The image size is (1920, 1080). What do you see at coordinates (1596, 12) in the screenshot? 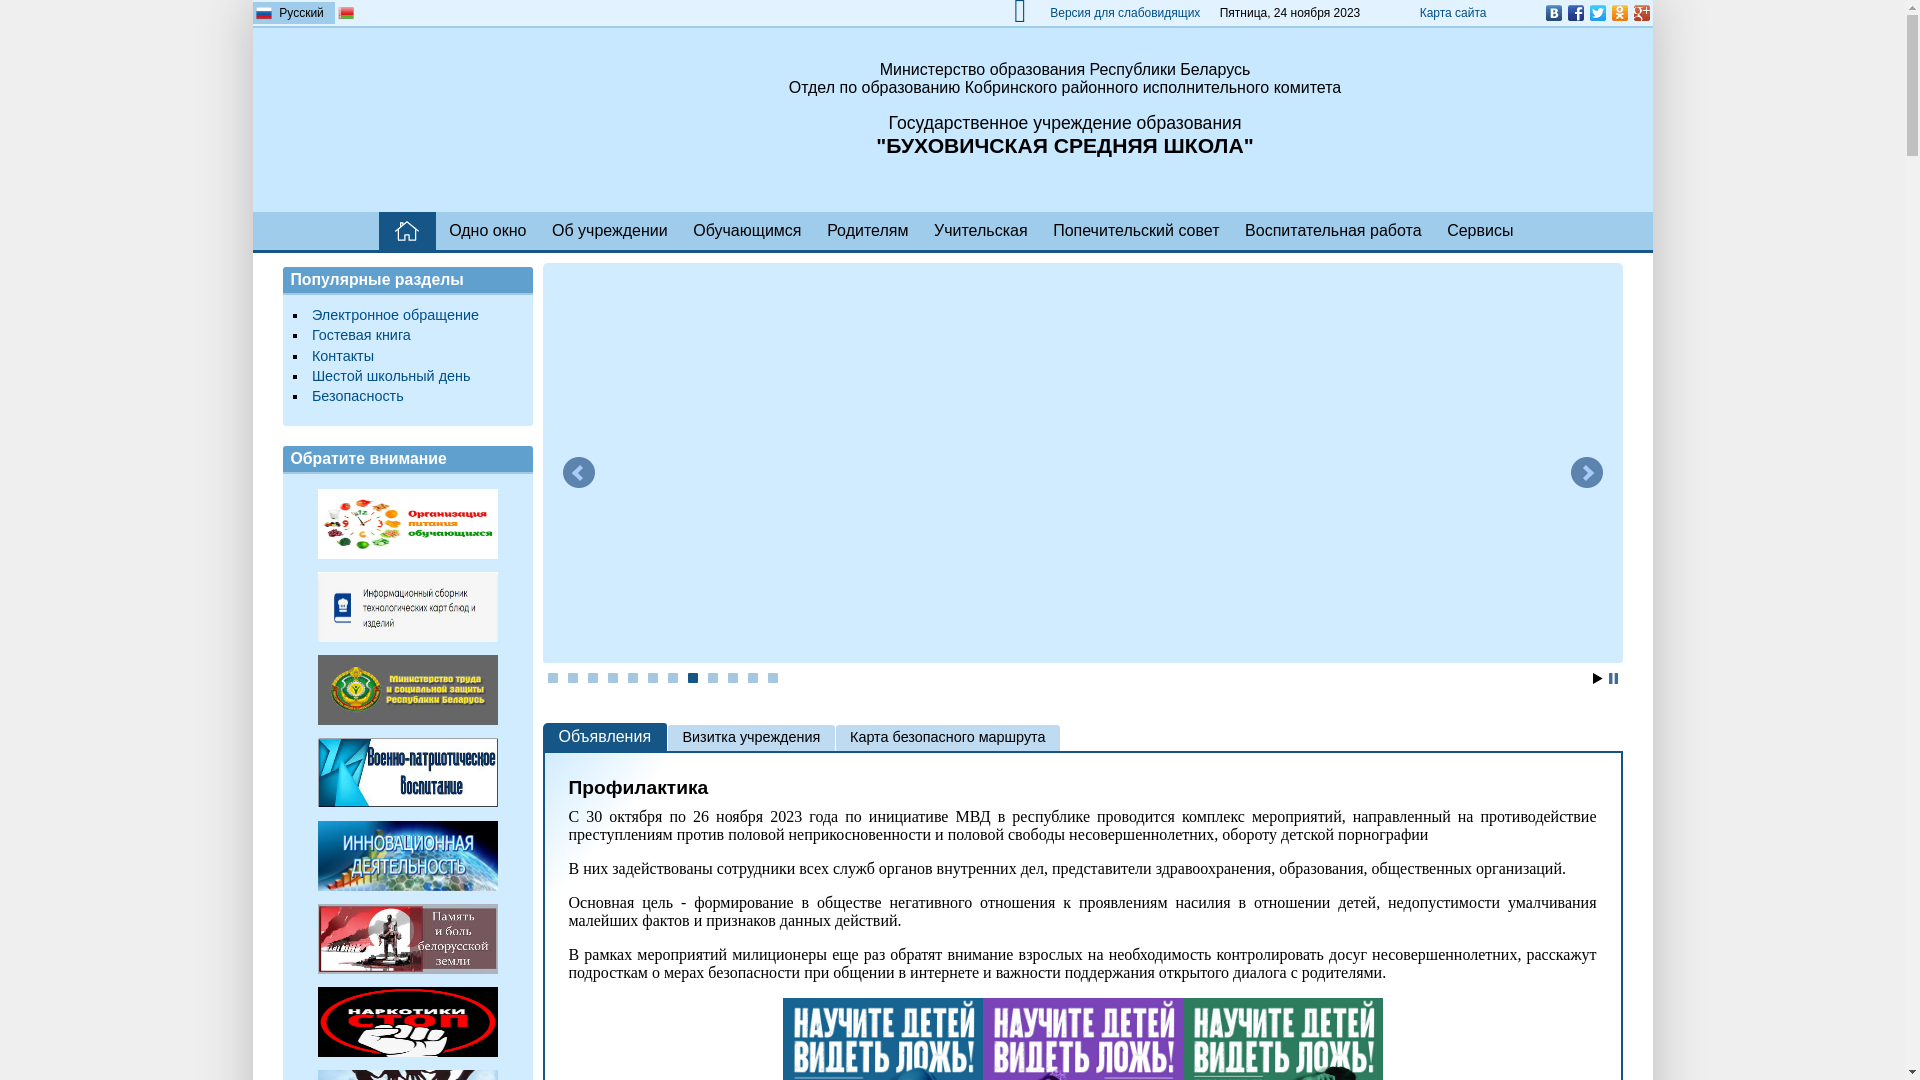
I see `'Twitter'` at bounding box center [1596, 12].